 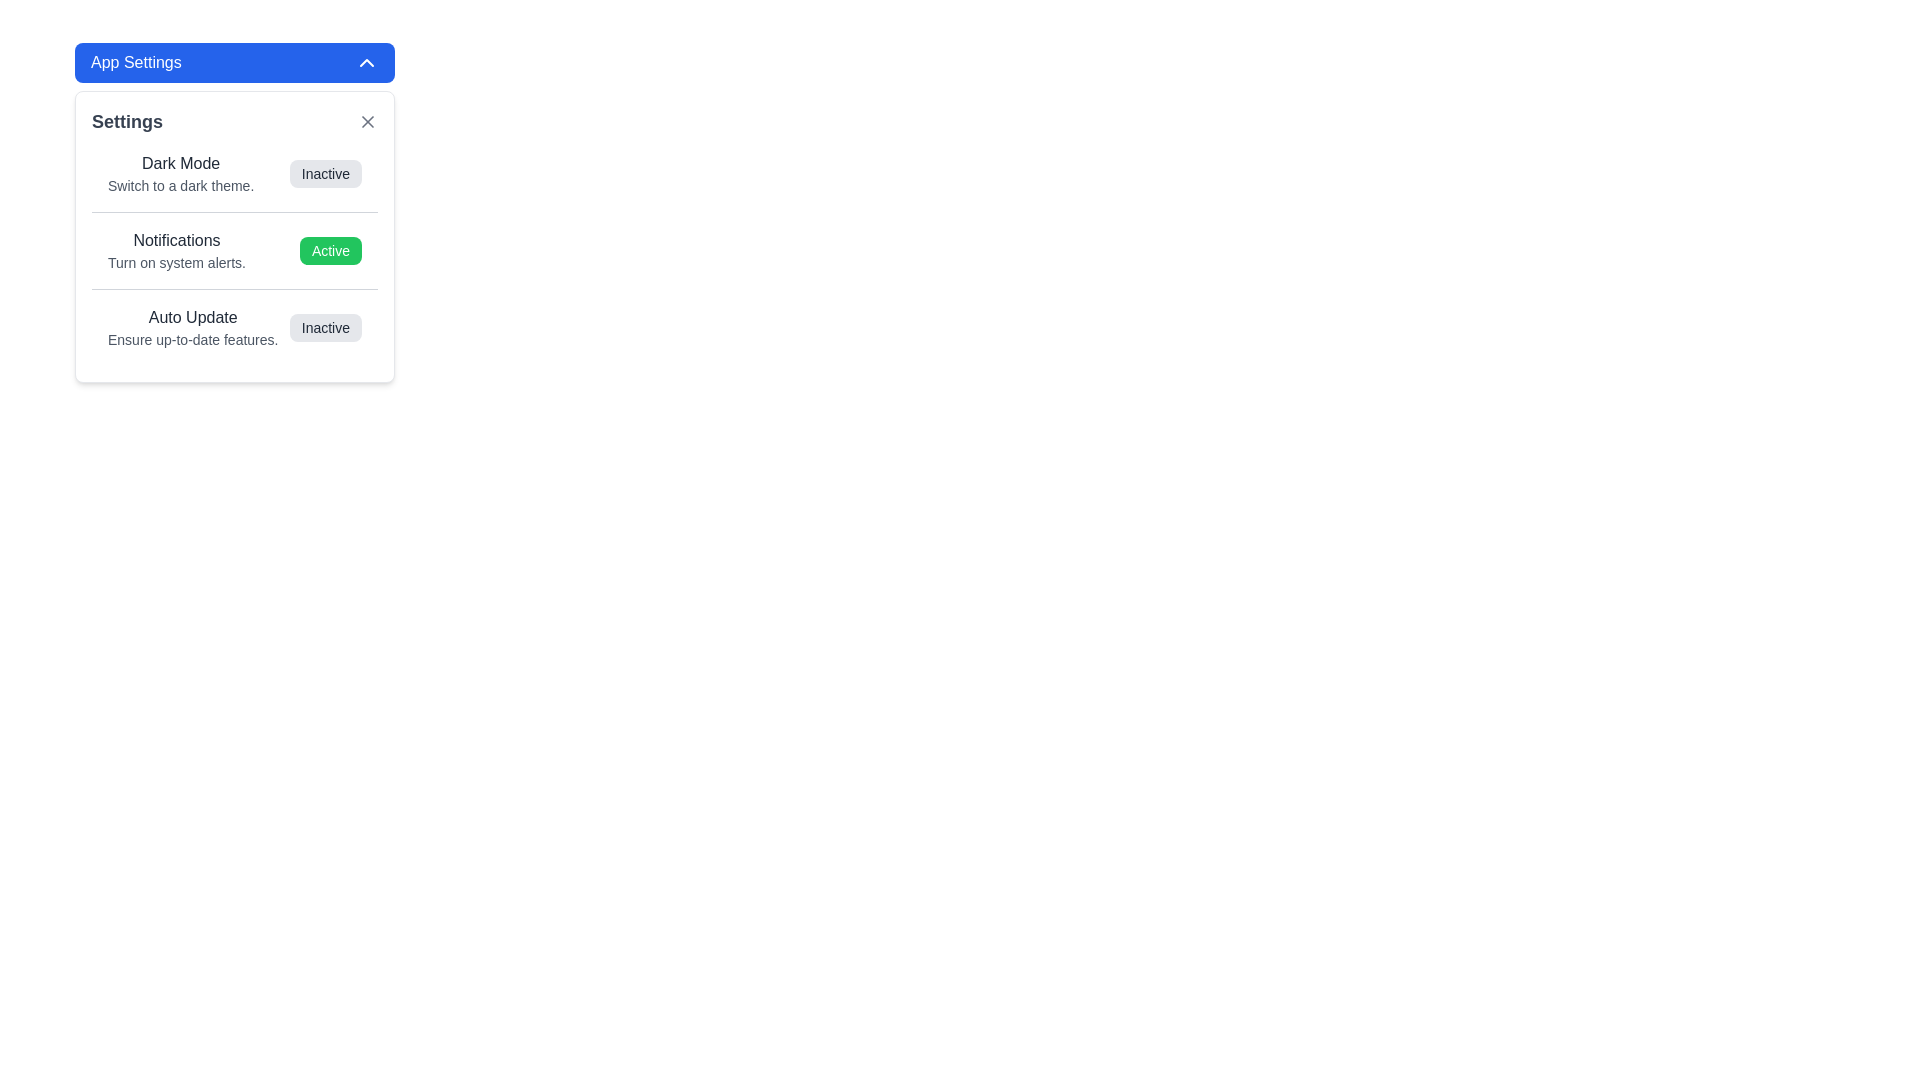 What do you see at coordinates (235, 249) in the screenshot?
I see `text indicating the current notification status from the 'Notifications' component, which includes the title 'Notifications' and the subtitle 'Turn on system alerts.'` at bounding box center [235, 249].